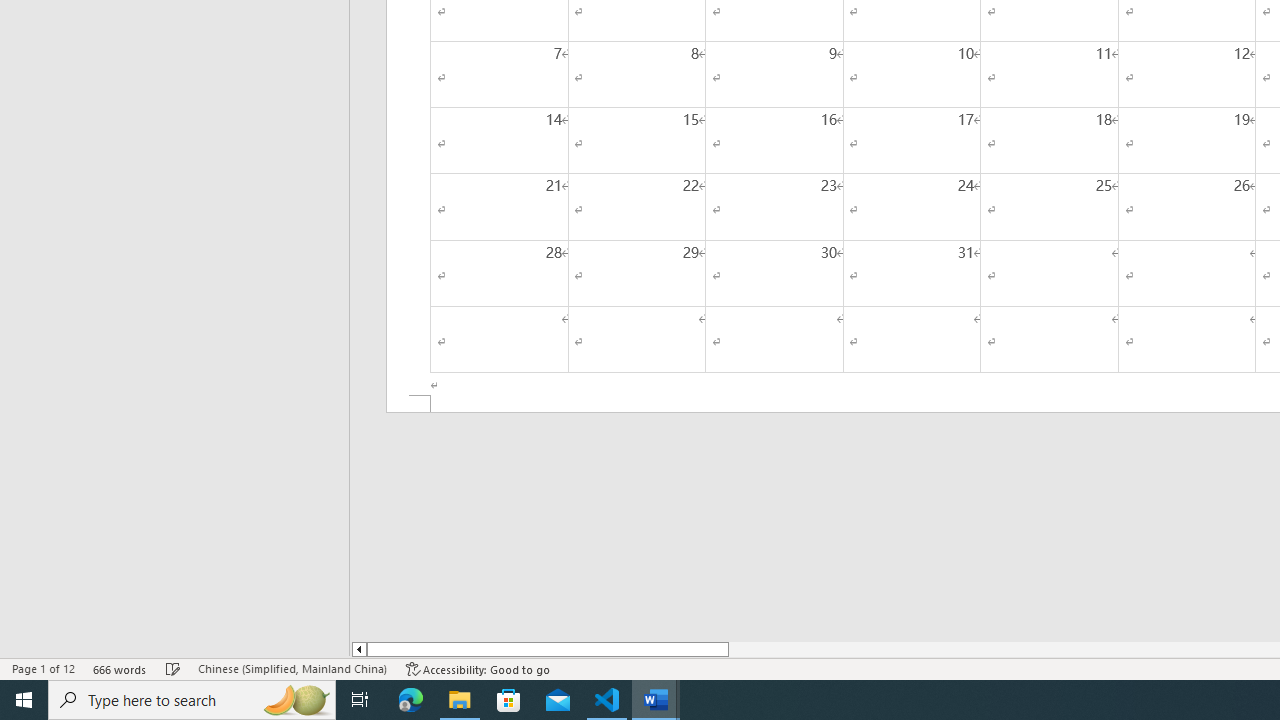 The width and height of the screenshot is (1280, 720). Describe the element at coordinates (119, 669) in the screenshot. I see `'Word Count 666 words'` at that location.